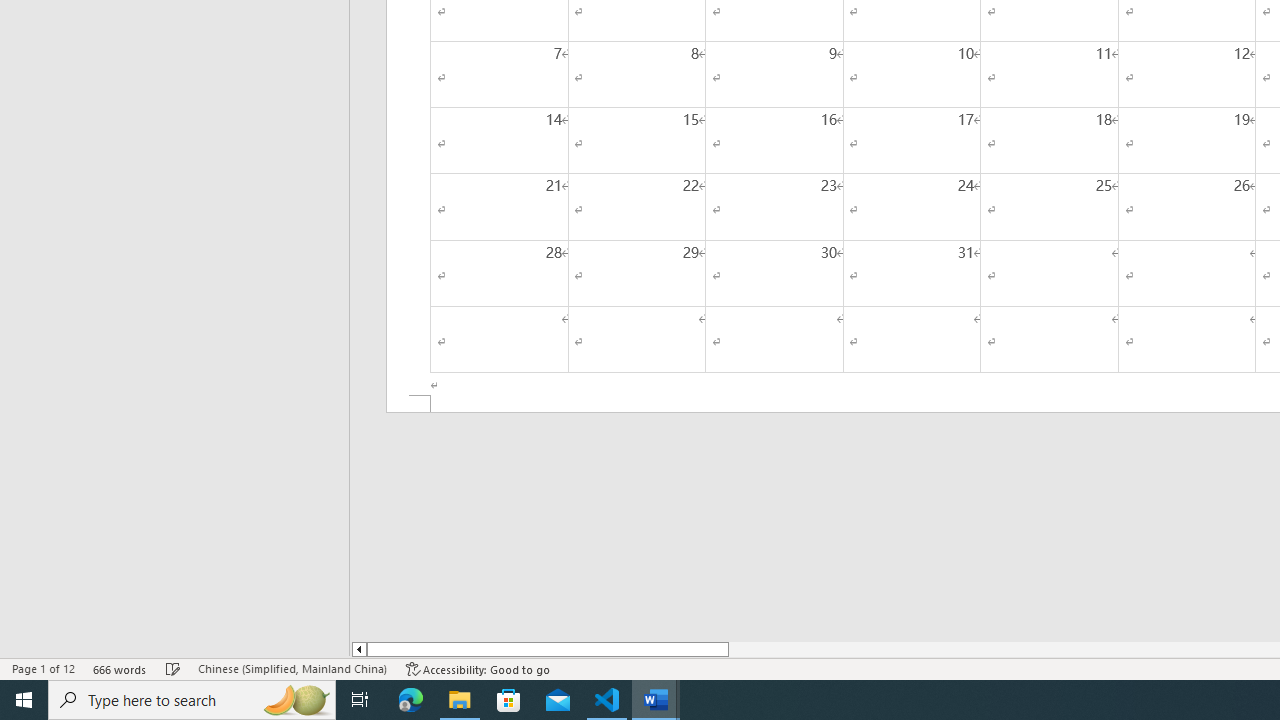 The width and height of the screenshot is (1280, 720). Describe the element at coordinates (119, 669) in the screenshot. I see `'Word Count 666 words'` at that location.